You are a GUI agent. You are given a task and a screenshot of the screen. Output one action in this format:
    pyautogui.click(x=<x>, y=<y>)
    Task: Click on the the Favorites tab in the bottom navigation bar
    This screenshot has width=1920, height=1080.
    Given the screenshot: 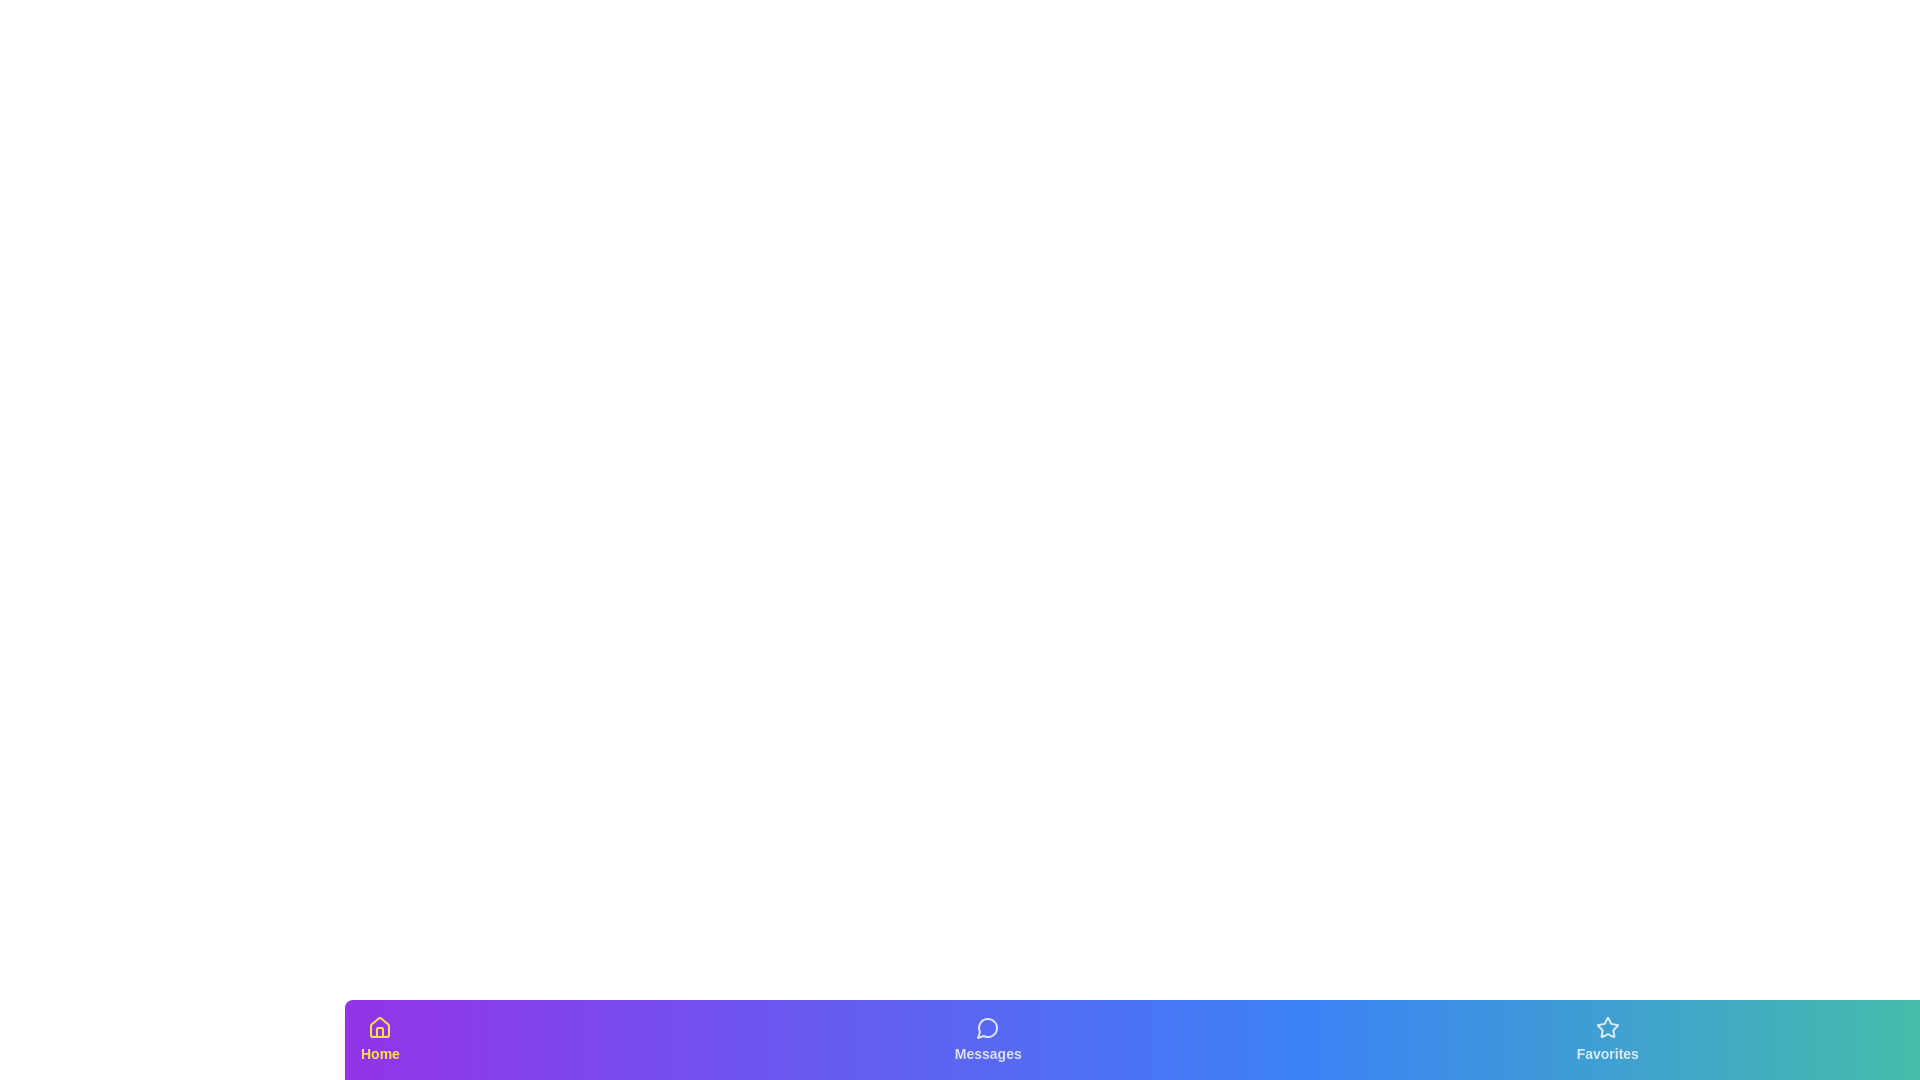 What is the action you would take?
    pyautogui.click(x=1608, y=1039)
    